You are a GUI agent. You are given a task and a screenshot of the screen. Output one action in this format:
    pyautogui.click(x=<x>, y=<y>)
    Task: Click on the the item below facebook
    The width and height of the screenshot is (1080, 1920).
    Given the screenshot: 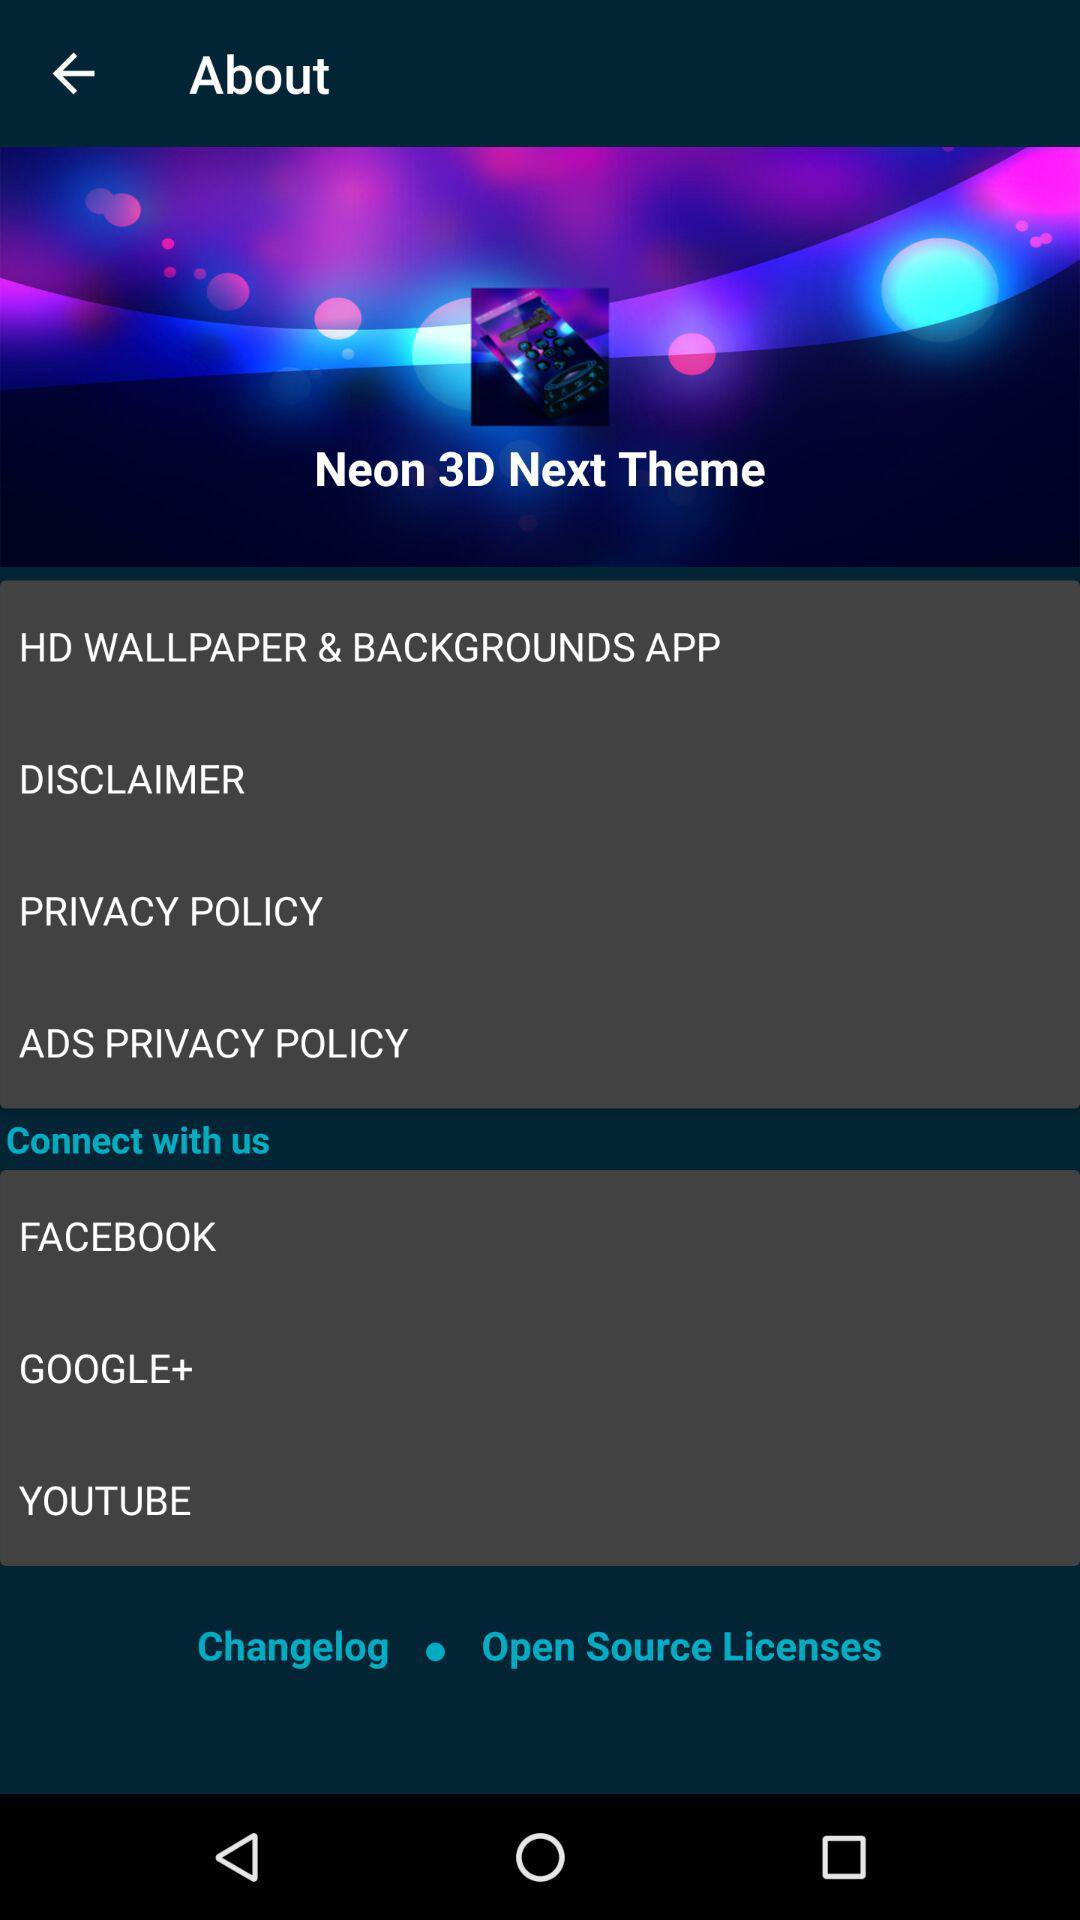 What is the action you would take?
    pyautogui.click(x=540, y=1367)
    